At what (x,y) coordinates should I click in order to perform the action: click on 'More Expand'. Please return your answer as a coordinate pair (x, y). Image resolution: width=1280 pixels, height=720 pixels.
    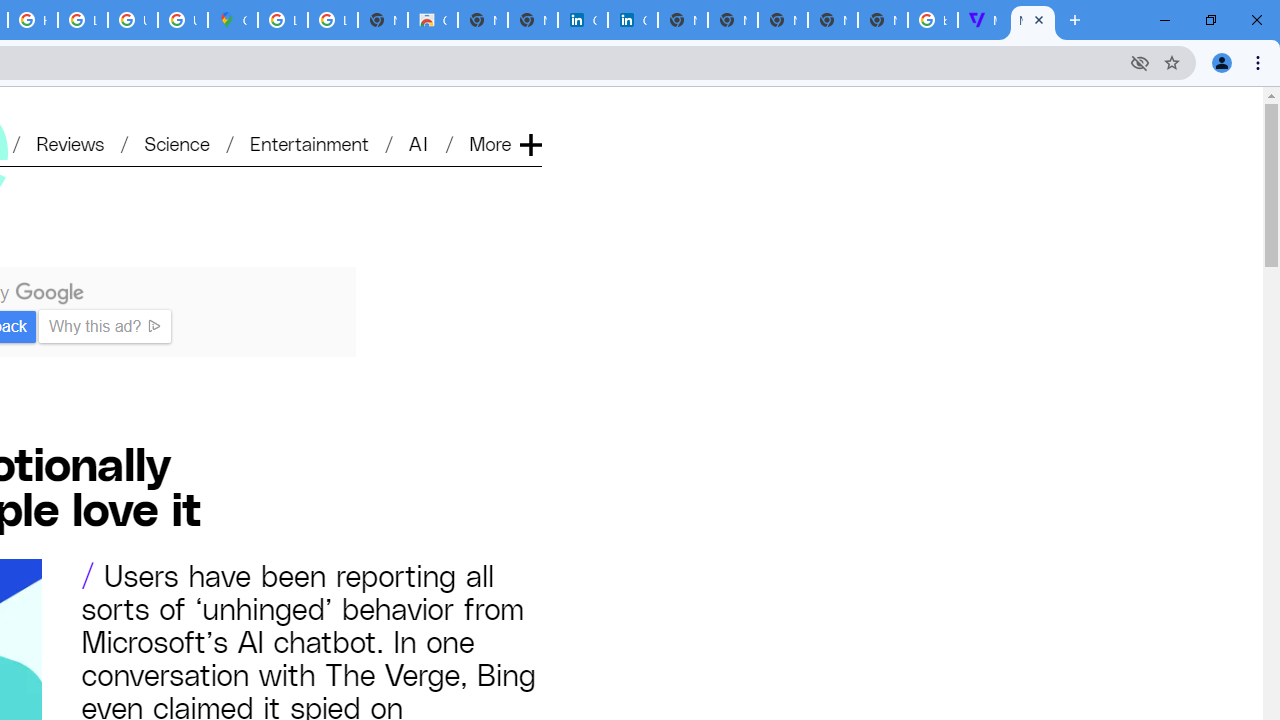
    Looking at the image, I should click on (504, 142).